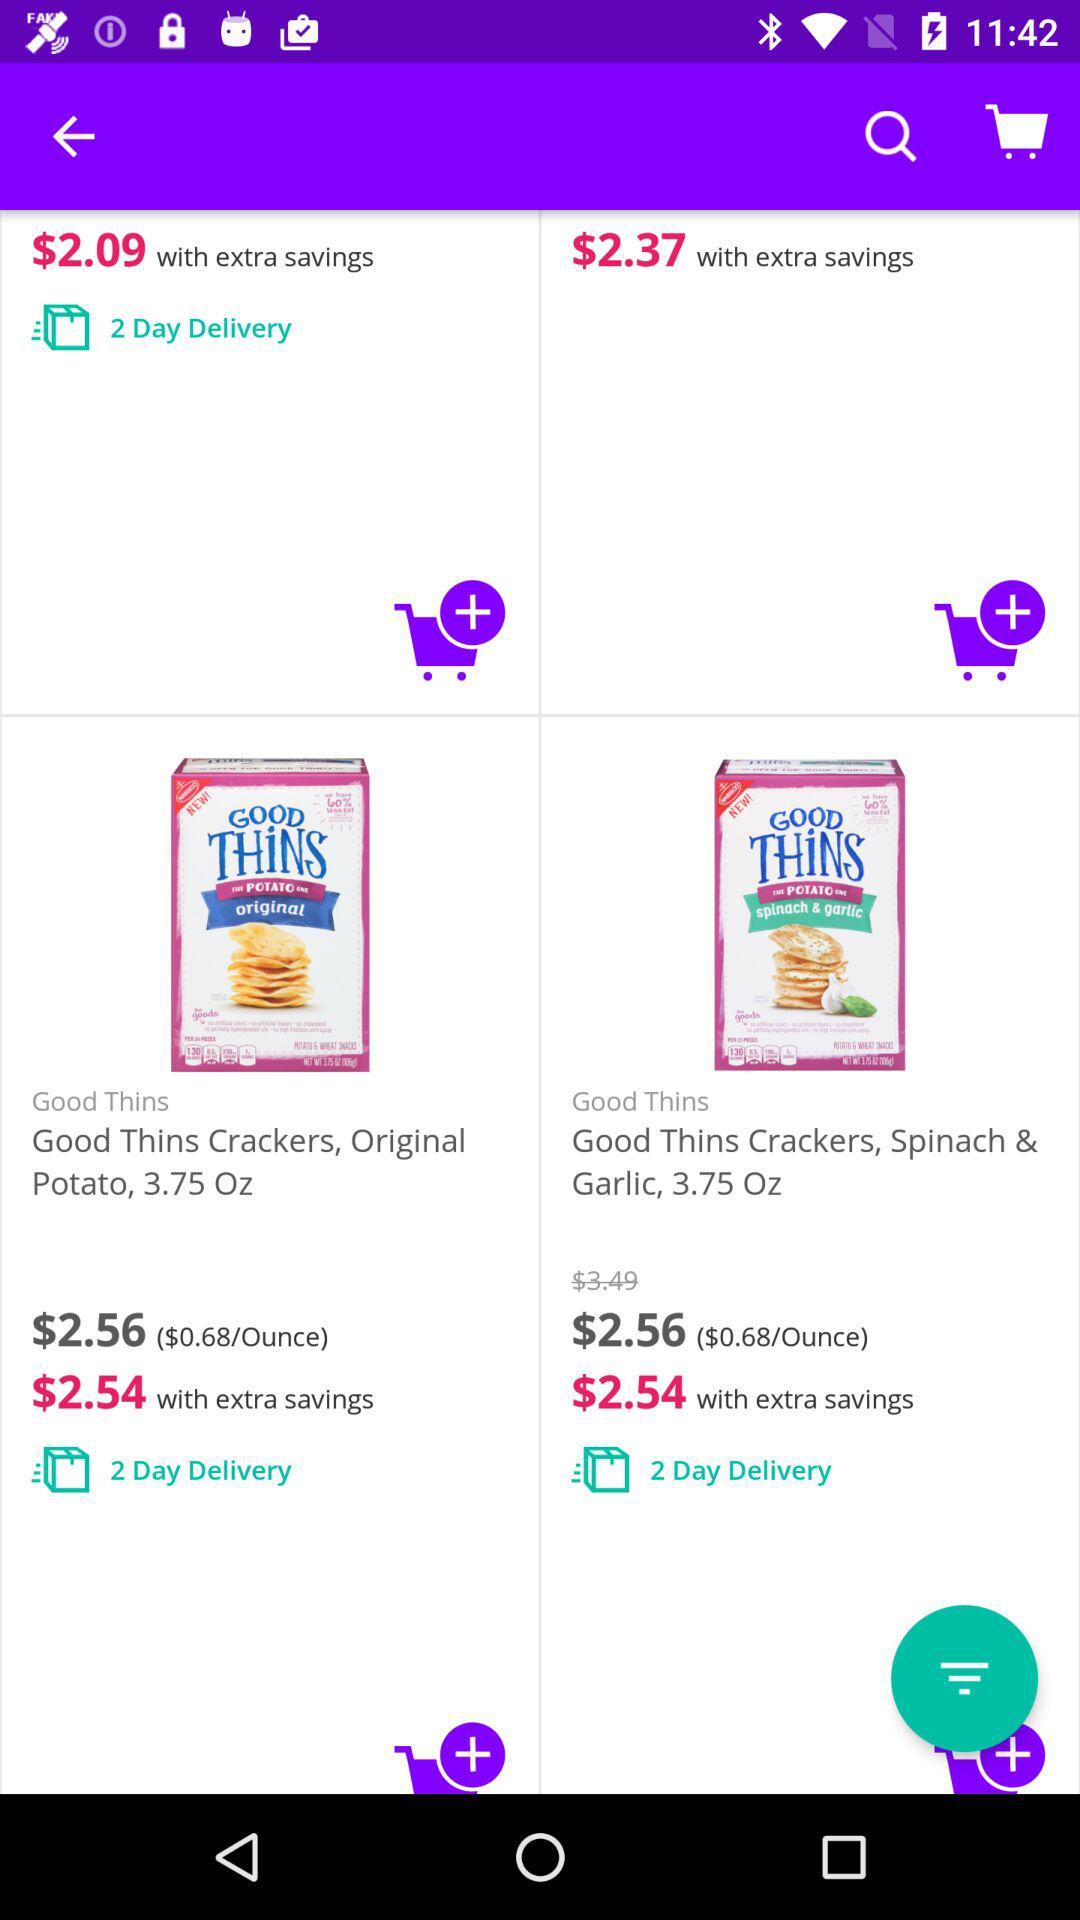 This screenshot has width=1080, height=1920. I want to click on menu, so click(963, 1678).